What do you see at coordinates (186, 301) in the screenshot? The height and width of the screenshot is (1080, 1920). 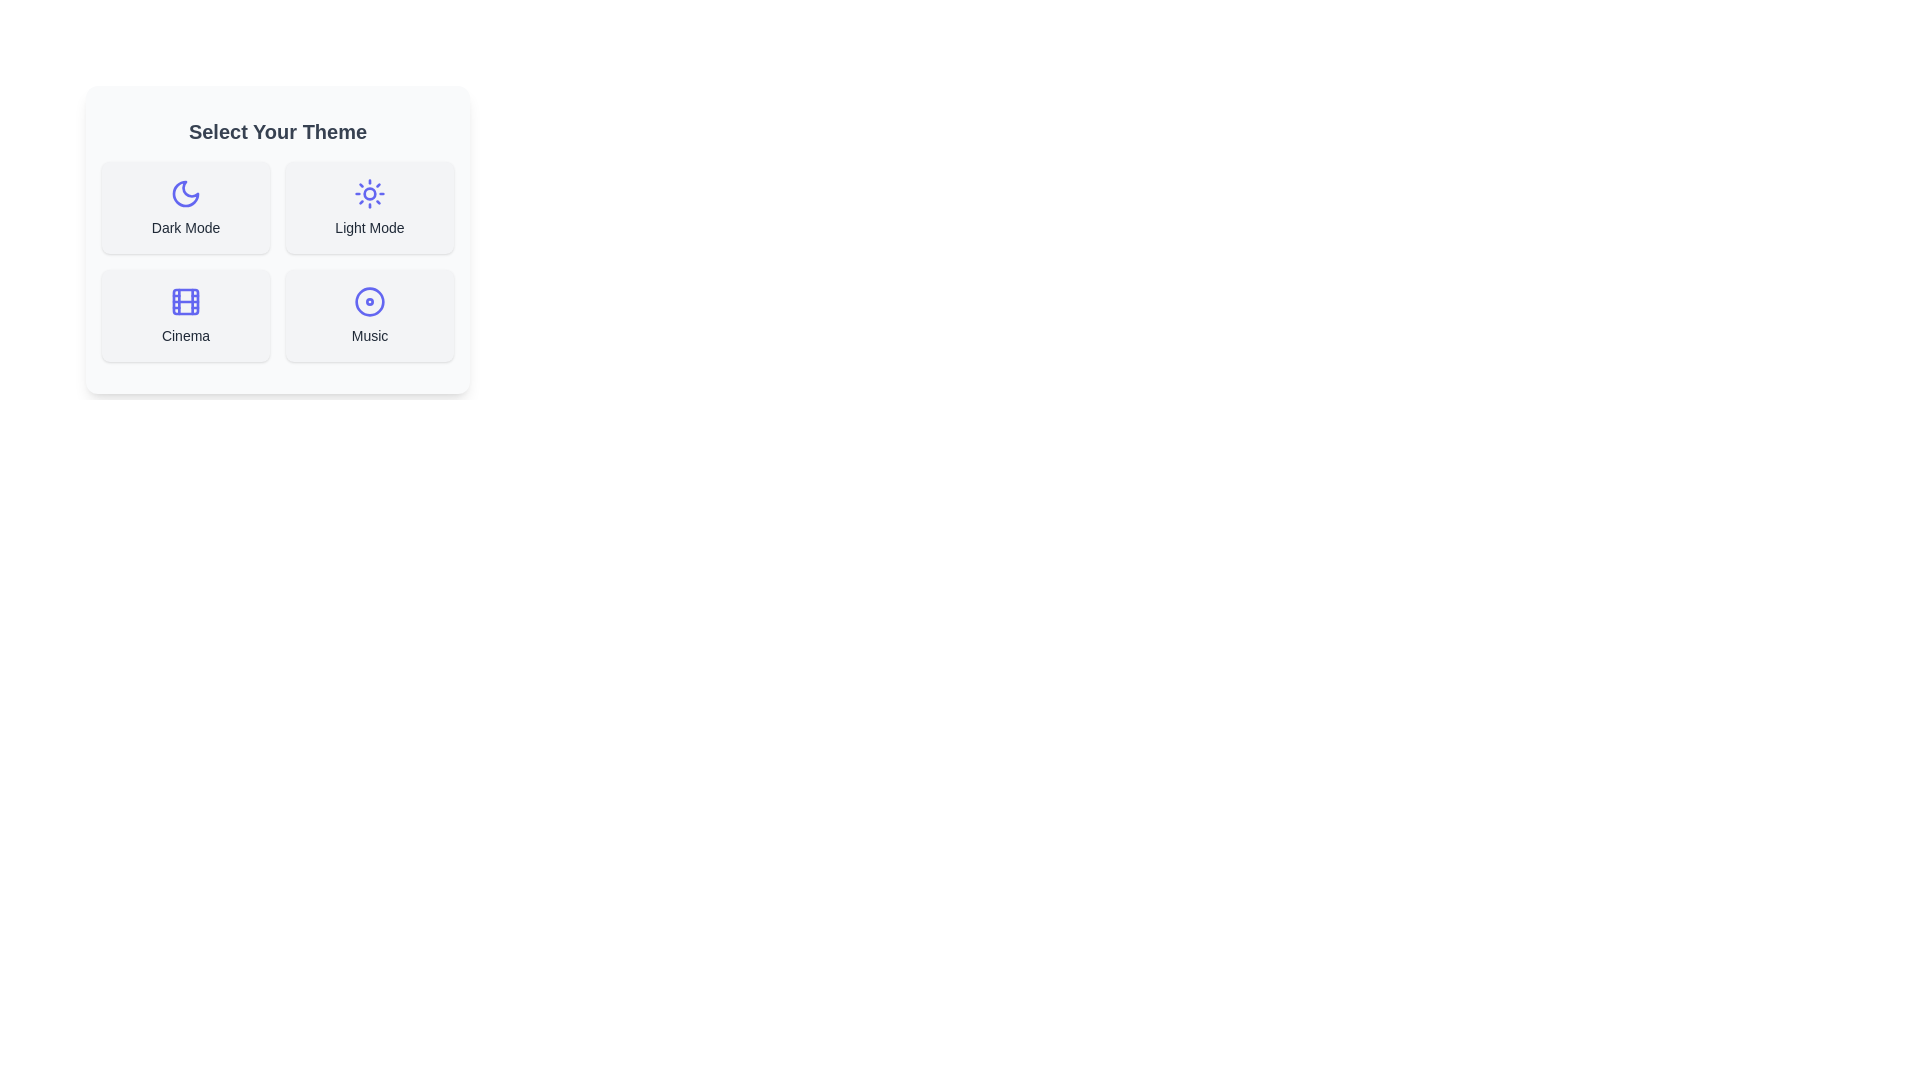 I see `the decorative component of the 'Cinema' theme icon located at the center of the icon in the 'Select Your Theme' card` at bounding box center [186, 301].